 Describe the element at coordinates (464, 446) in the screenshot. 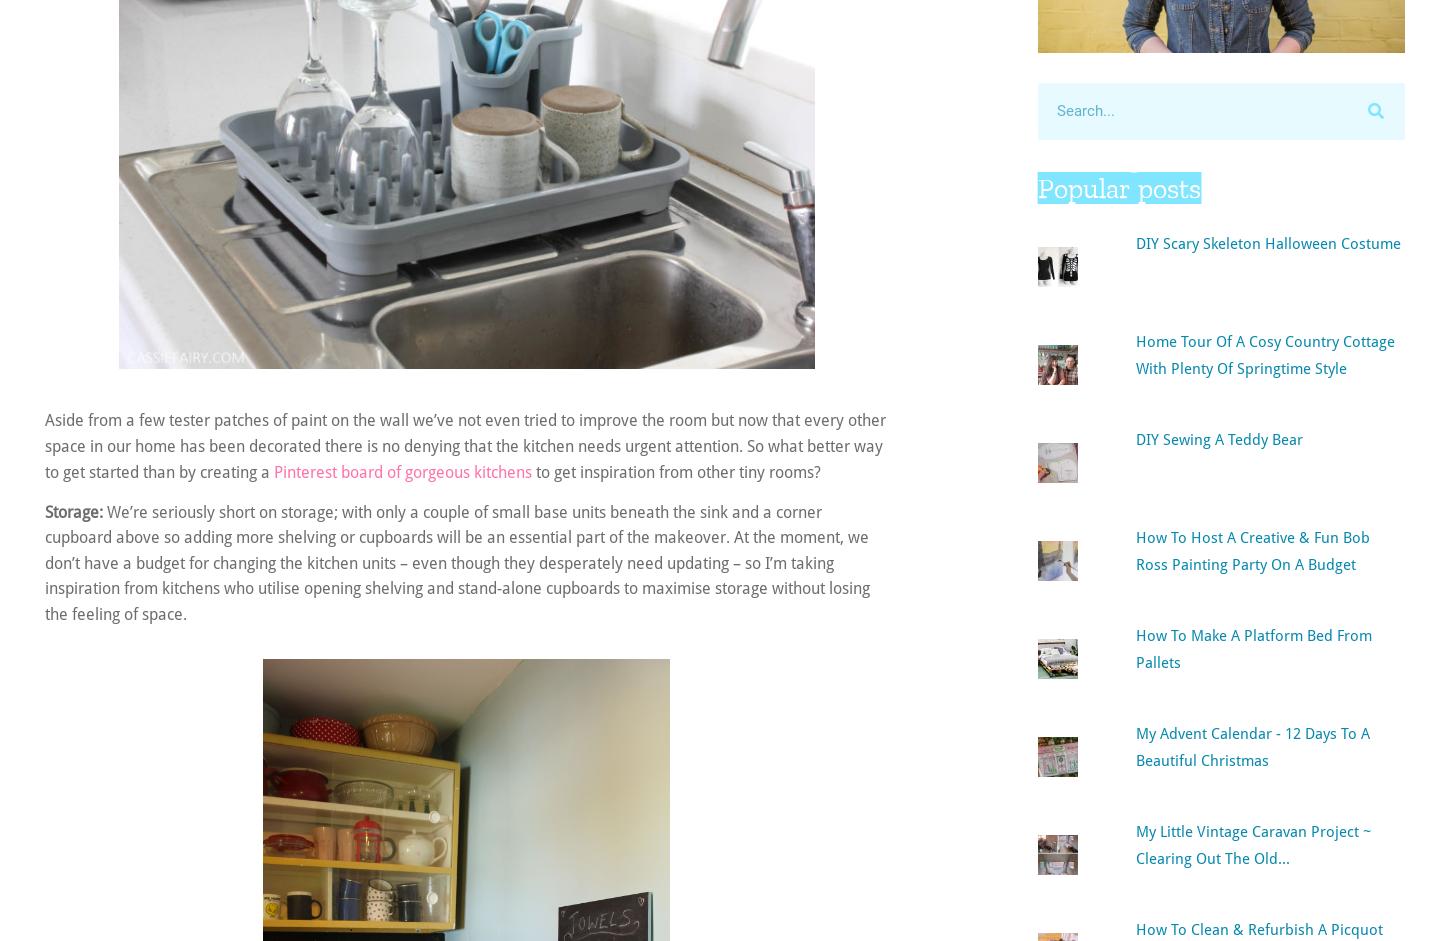

I see `'Aside from a few tester patches of paint on the wall we’ve not even tried to improve the room but now that every other space in our home has been decorated there is no denying that the kitchen needs urgent attention. So what better way to get started than by creating a'` at that location.